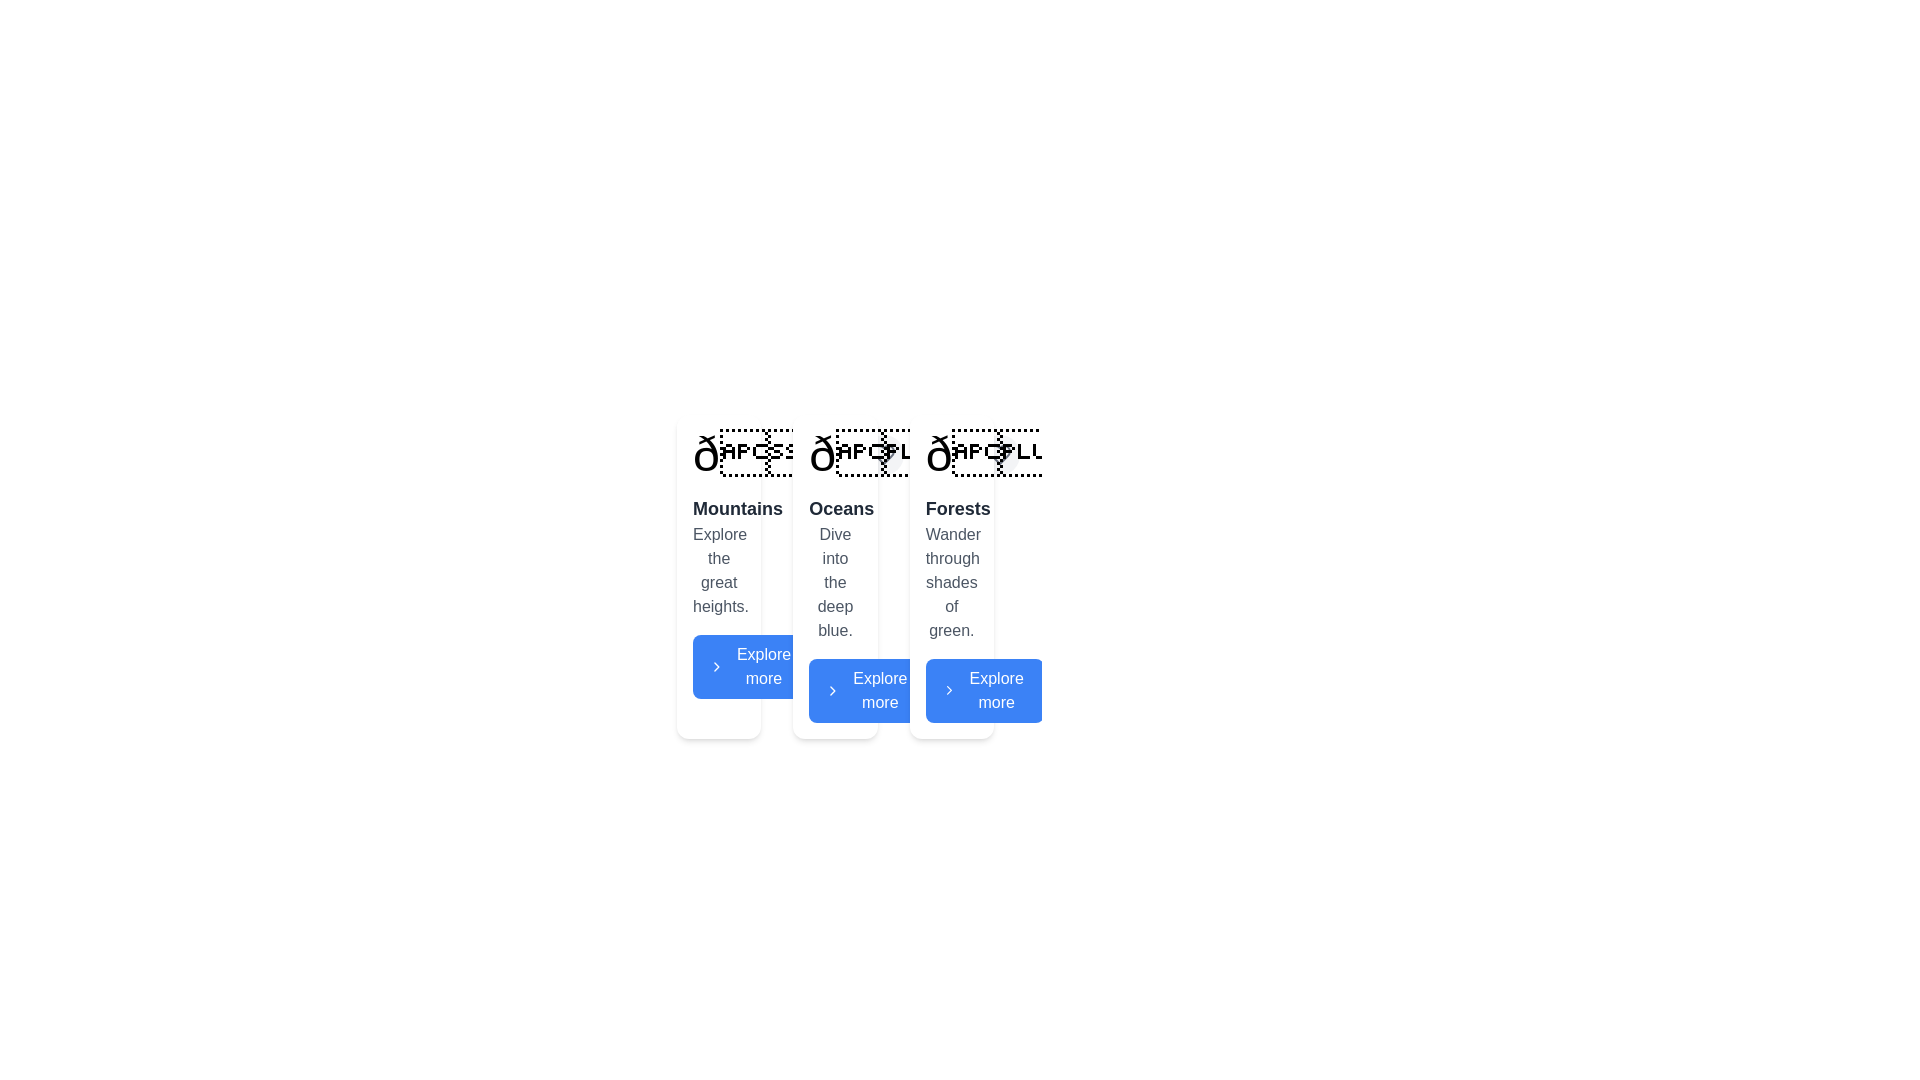 The image size is (1920, 1080). What do you see at coordinates (777, 455) in the screenshot?
I see `the text component displaying a trophy emoji, prominently styled with the CSS class 'text-5xl', located above the title 'Mountains' in the first card of three` at bounding box center [777, 455].